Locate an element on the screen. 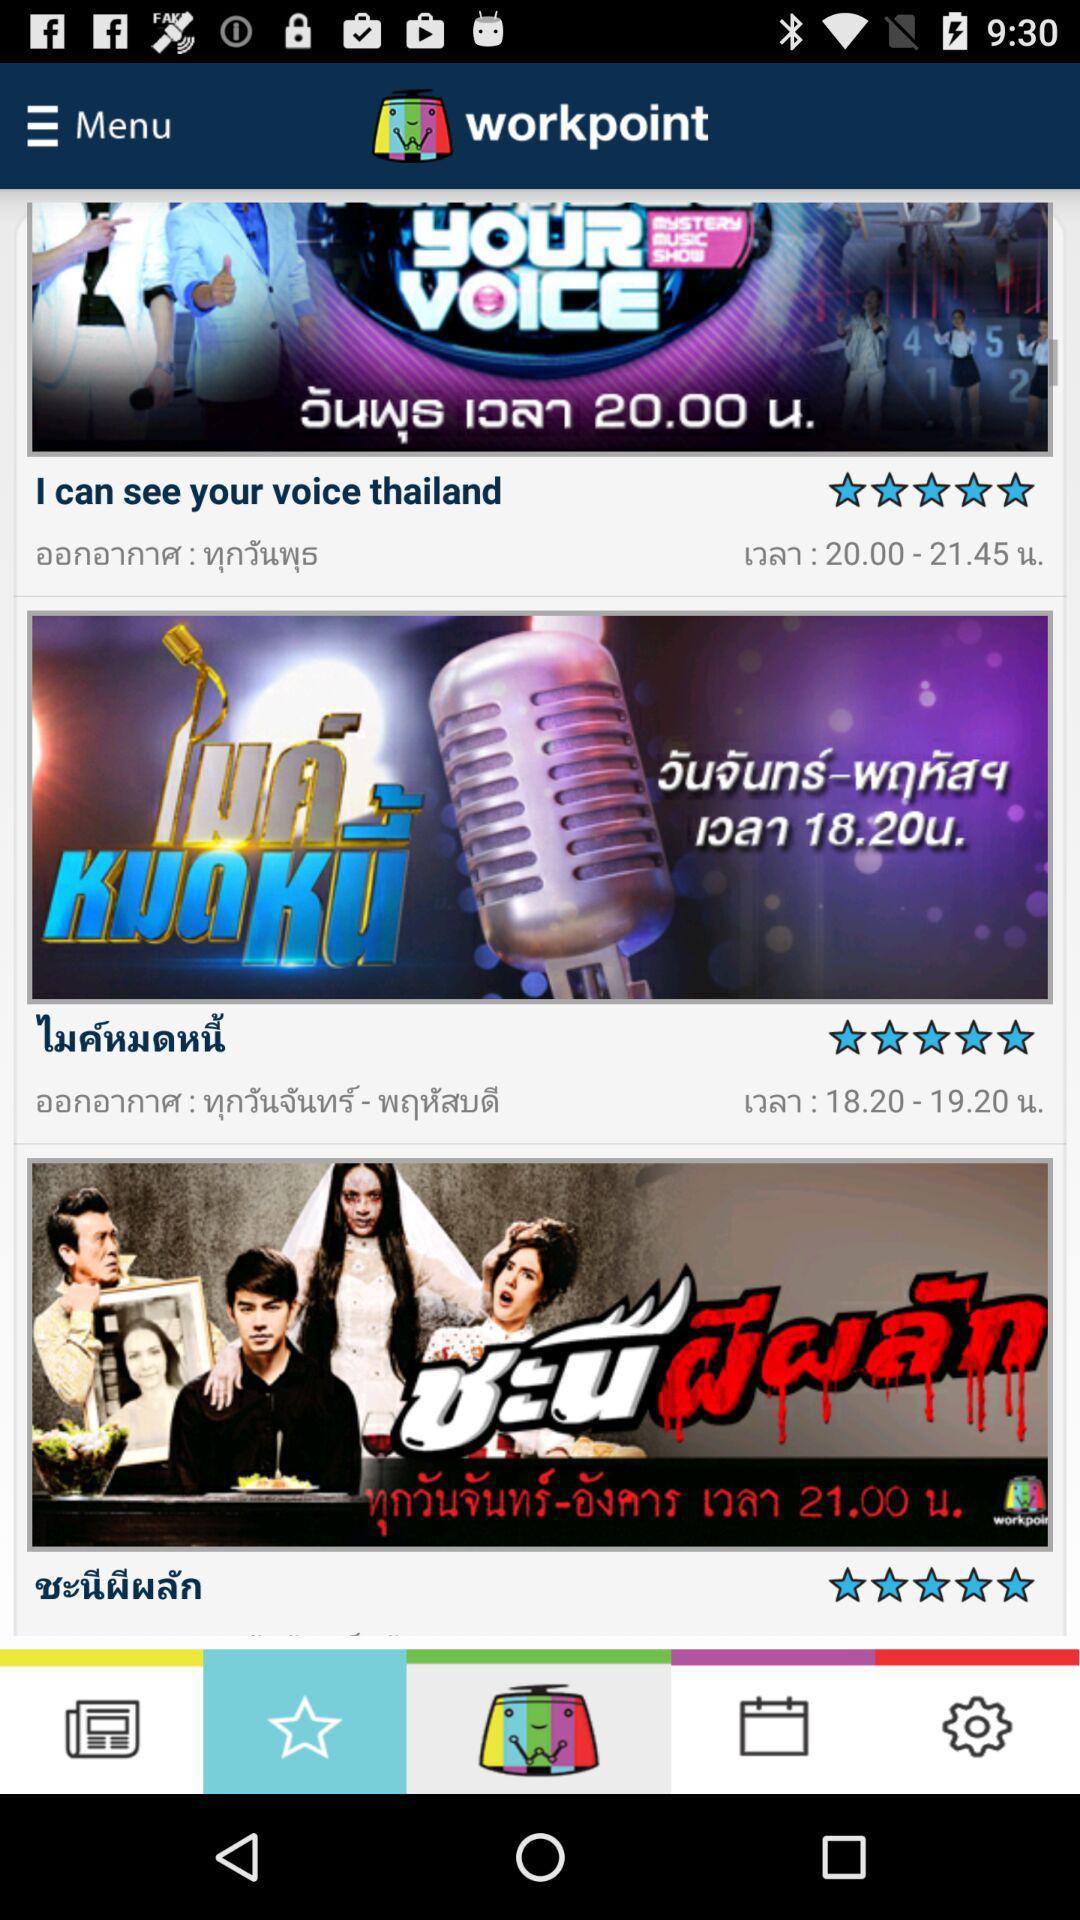 This screenshot has height=1920, width=1080. open calendar is located at coordinates (772, 1720).